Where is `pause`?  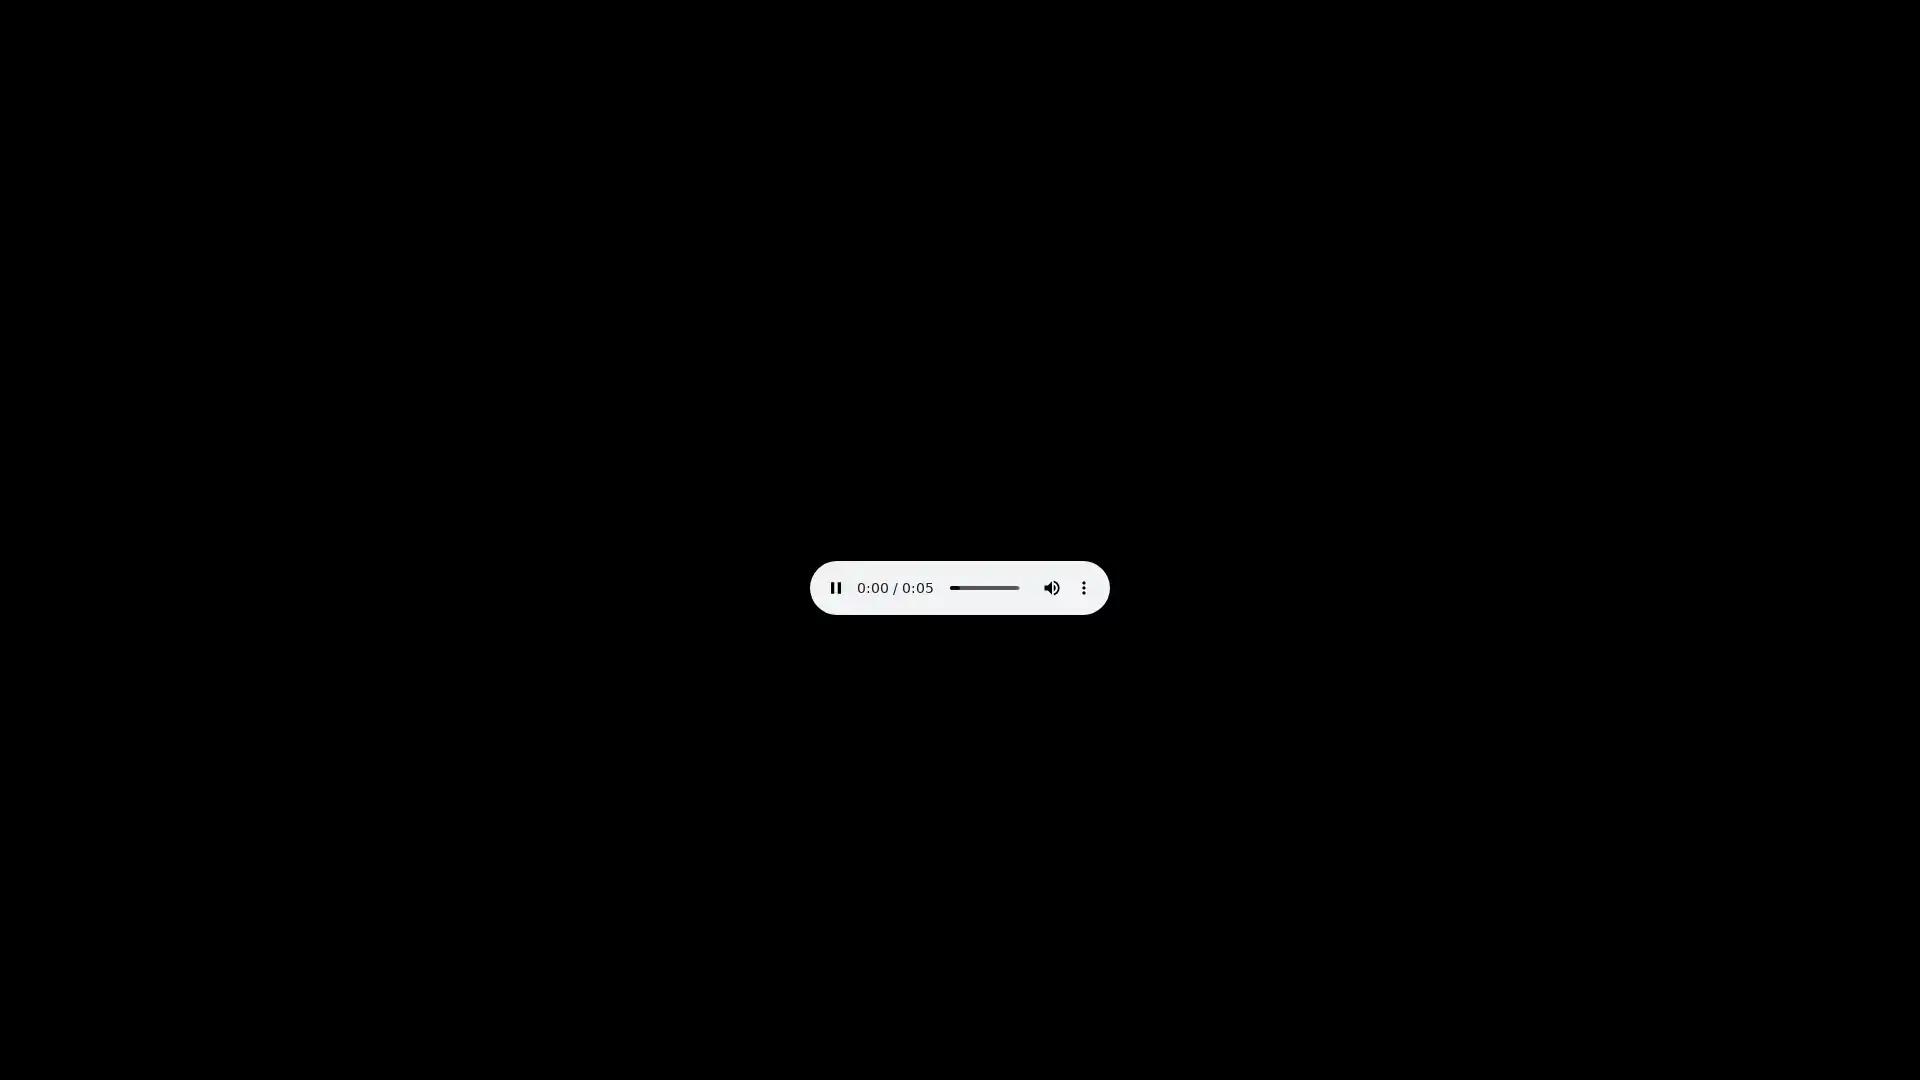
pause is located at coordinates (835, 586).